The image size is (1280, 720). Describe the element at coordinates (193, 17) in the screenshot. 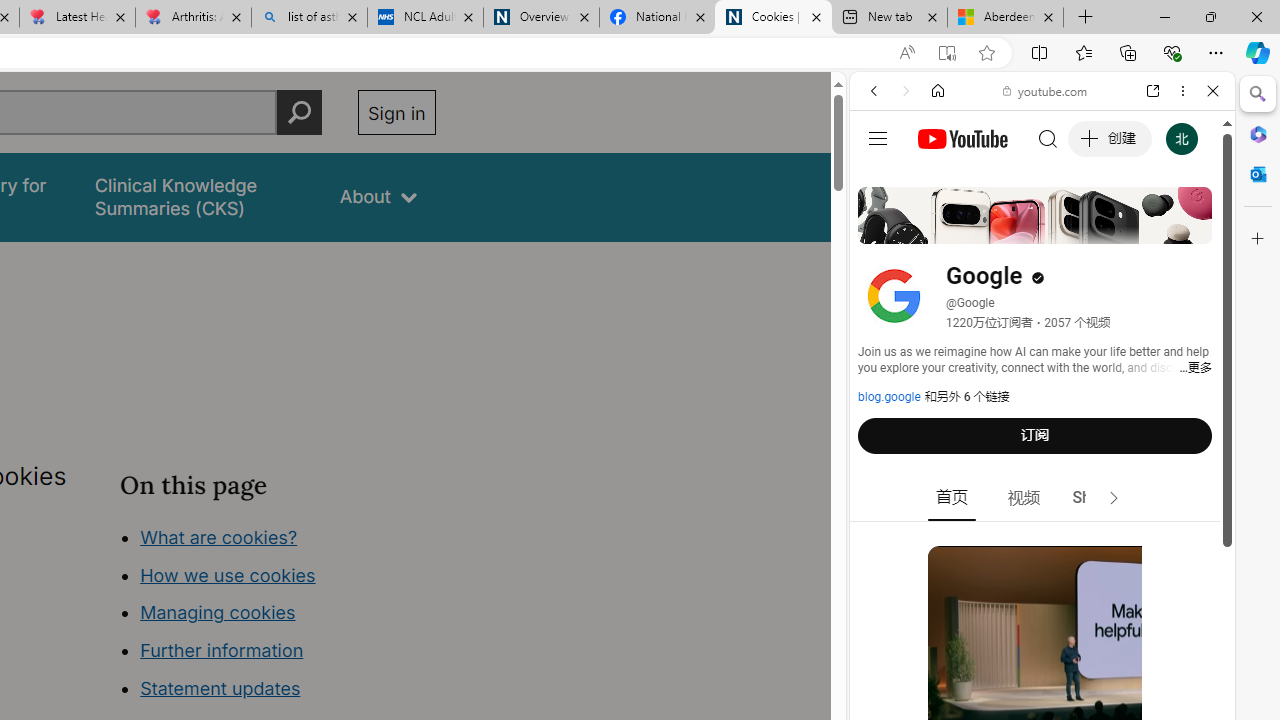

I see `'Arthritis: Ask Health Professionals'` at that location.